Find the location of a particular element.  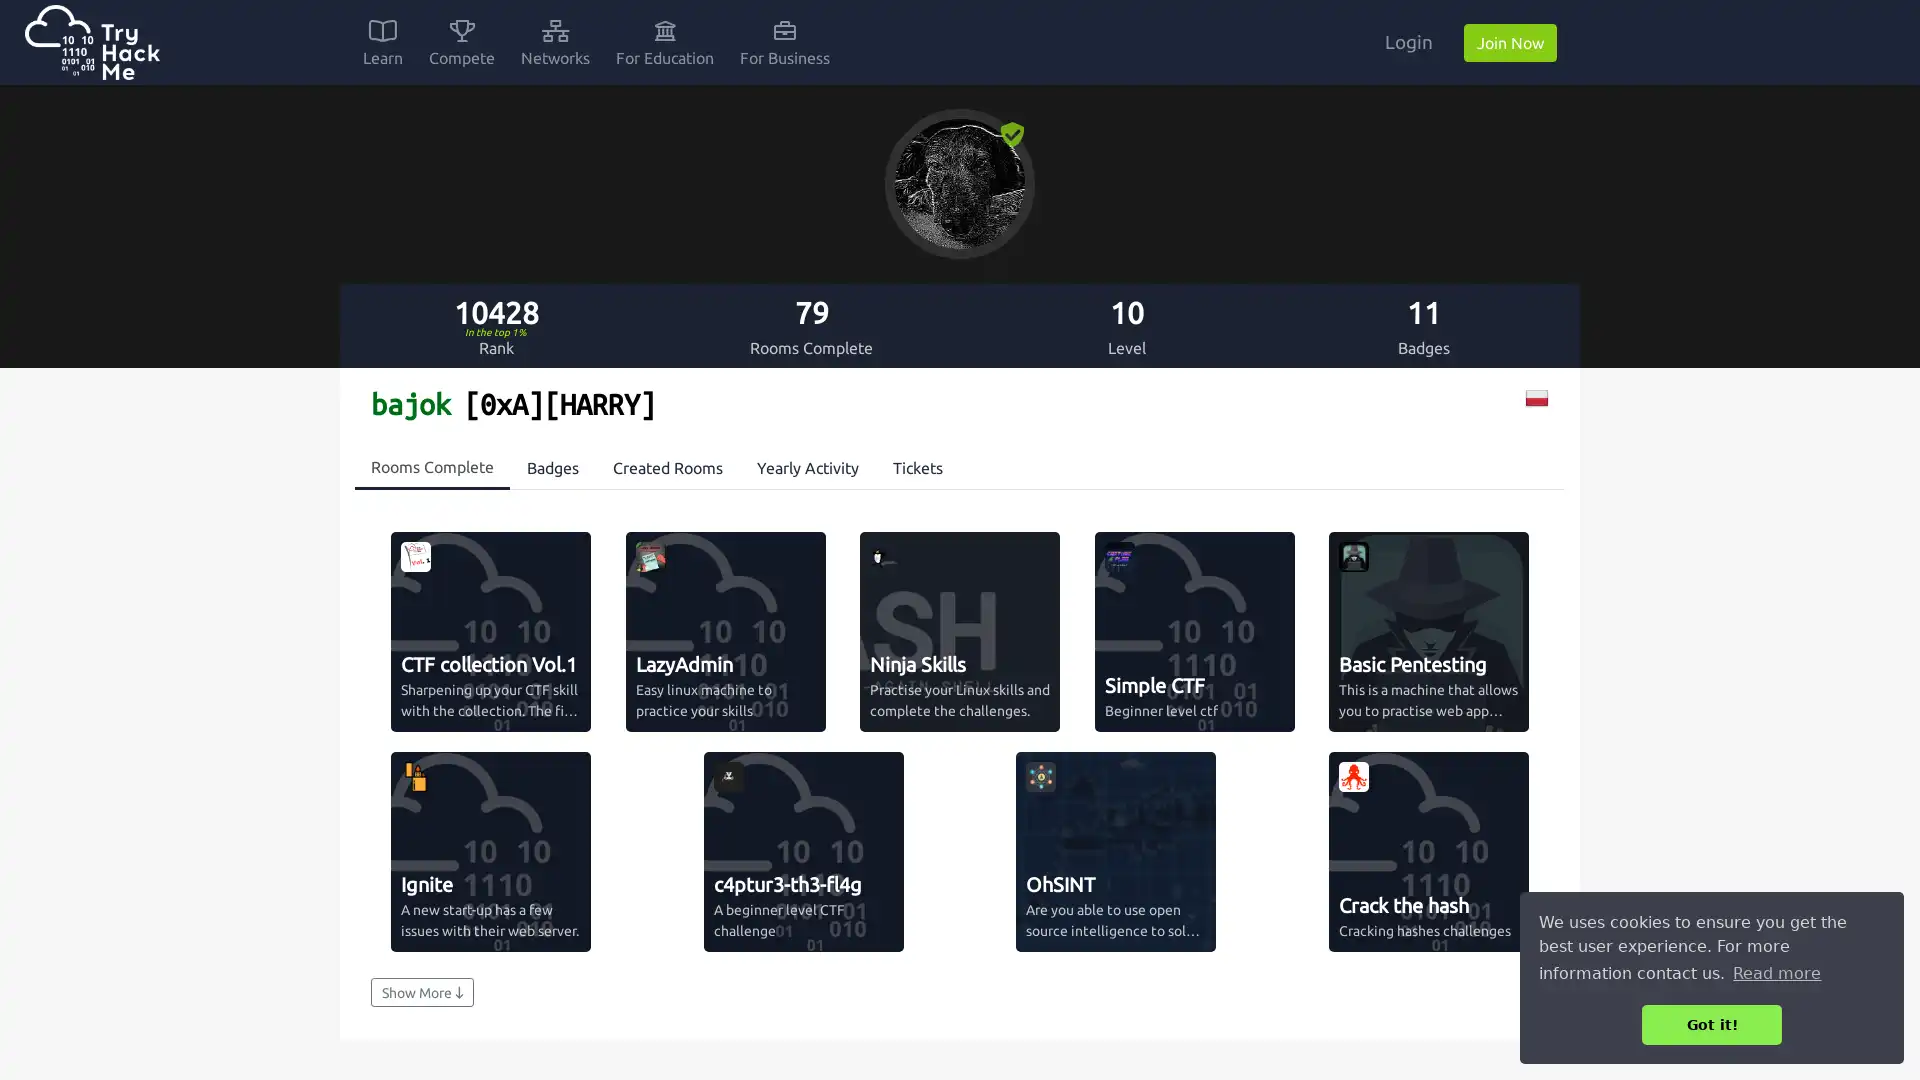

learn more about cookies is located at coordinates (1776, 972).